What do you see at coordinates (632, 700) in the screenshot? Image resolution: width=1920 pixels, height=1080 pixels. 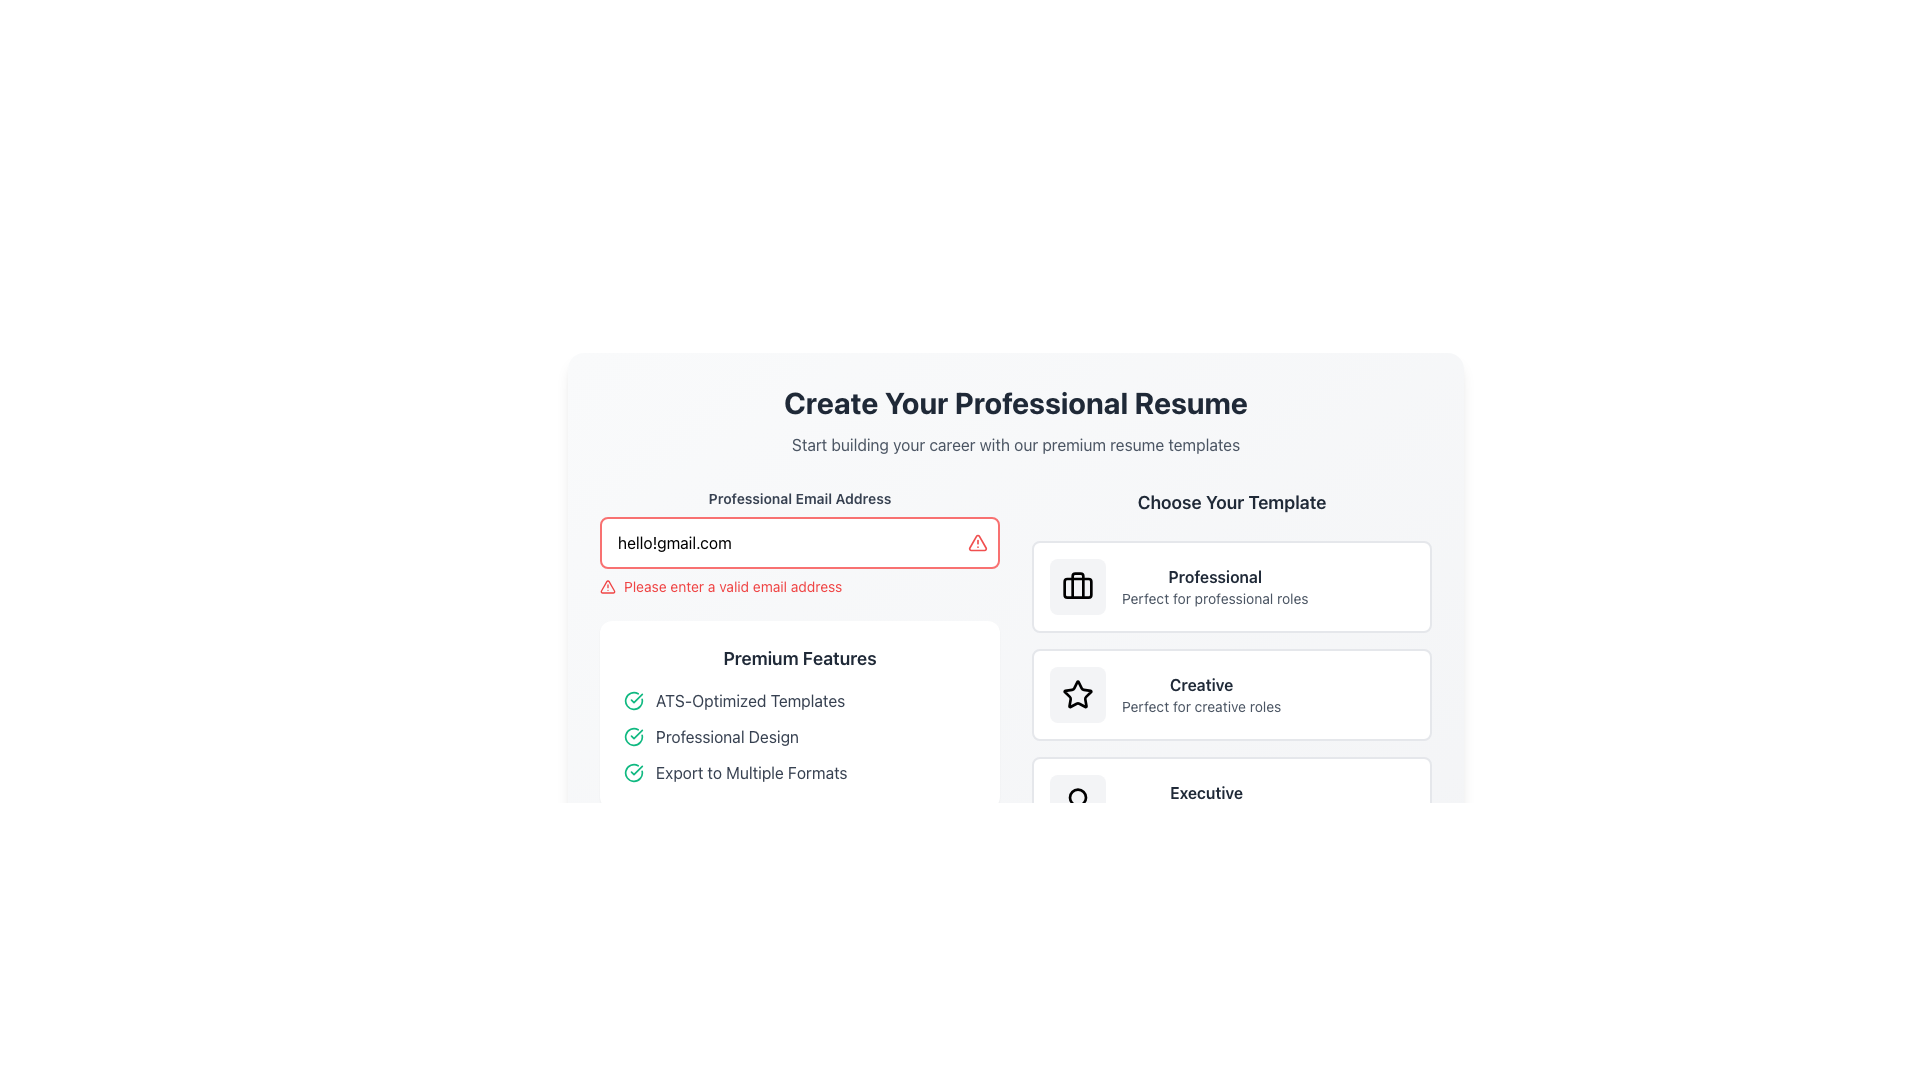 I see `the icon that indicates the 'ATS-Optimized Templates' feature, which is the first item in the list of premium features` at bounding box center [632, 700].